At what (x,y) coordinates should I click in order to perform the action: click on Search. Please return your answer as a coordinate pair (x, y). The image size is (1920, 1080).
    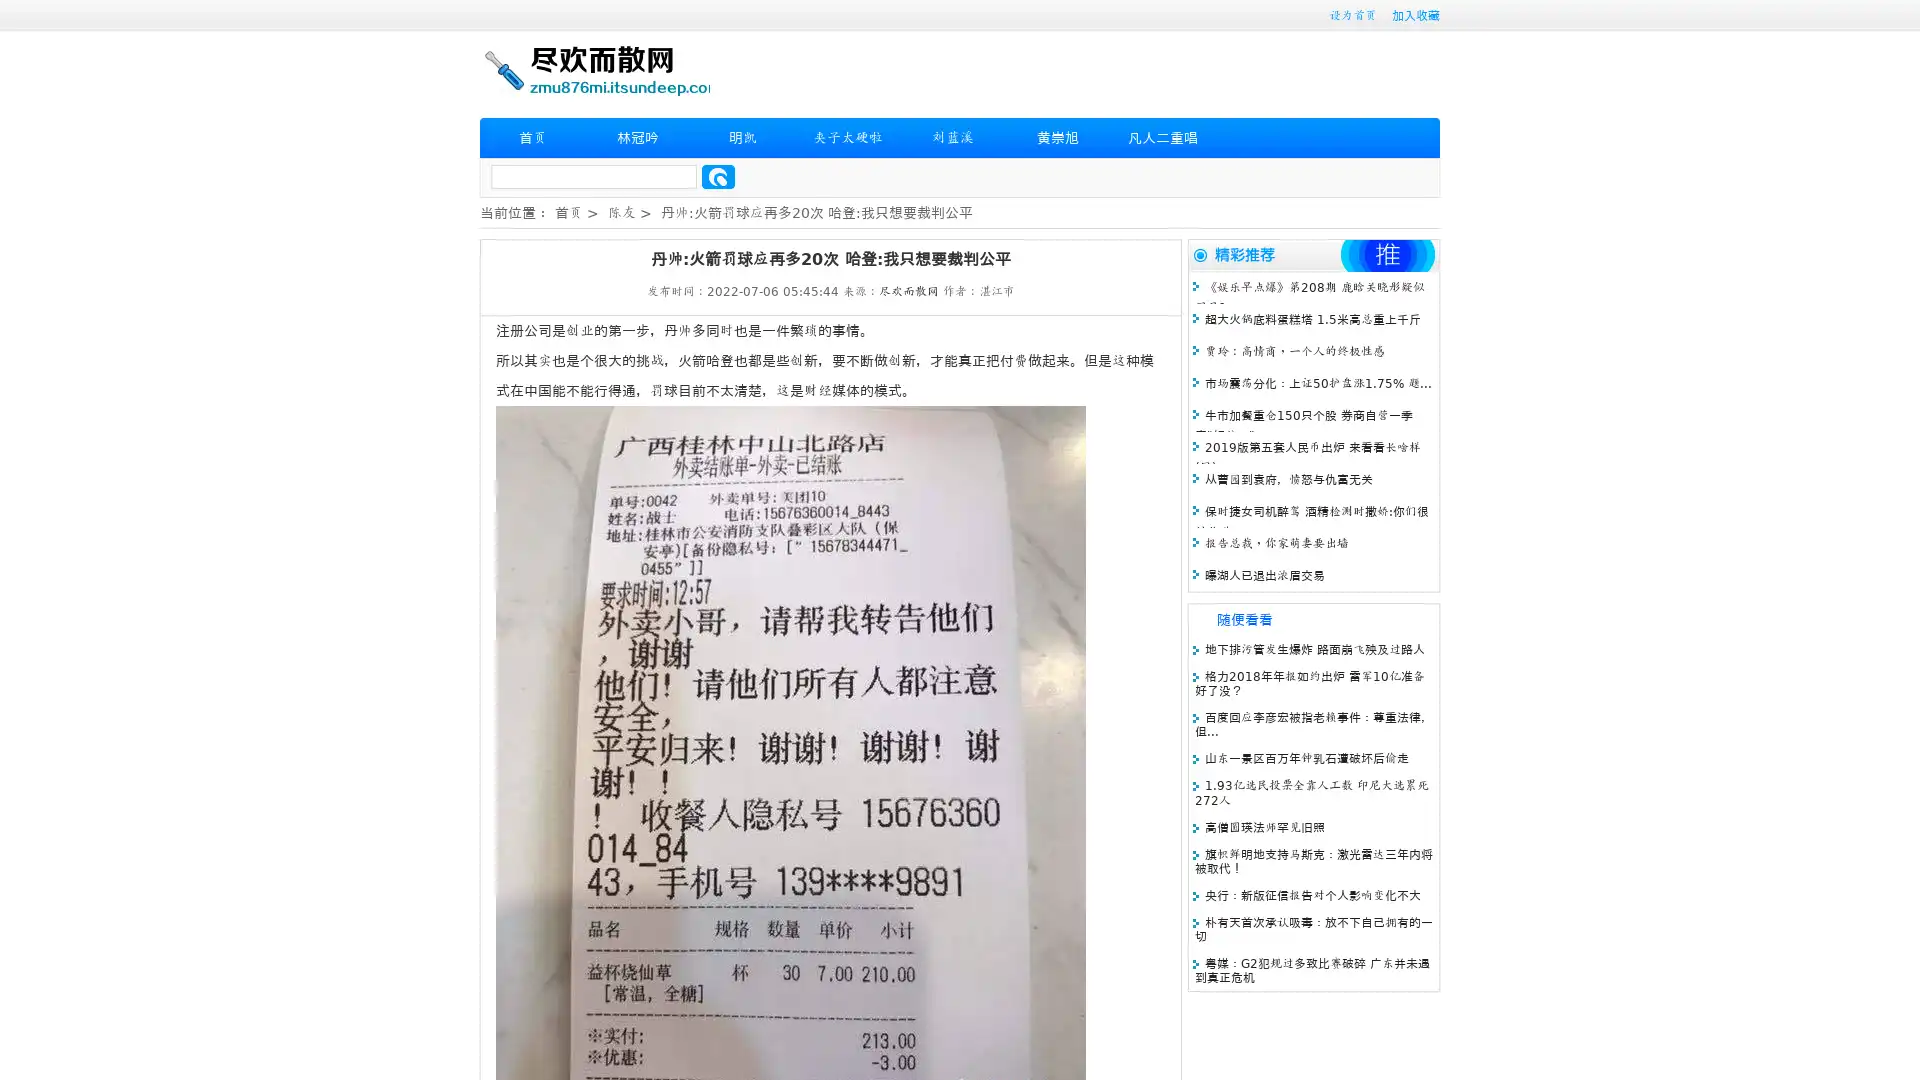
    Looking at the image, I should click on (718, 176).